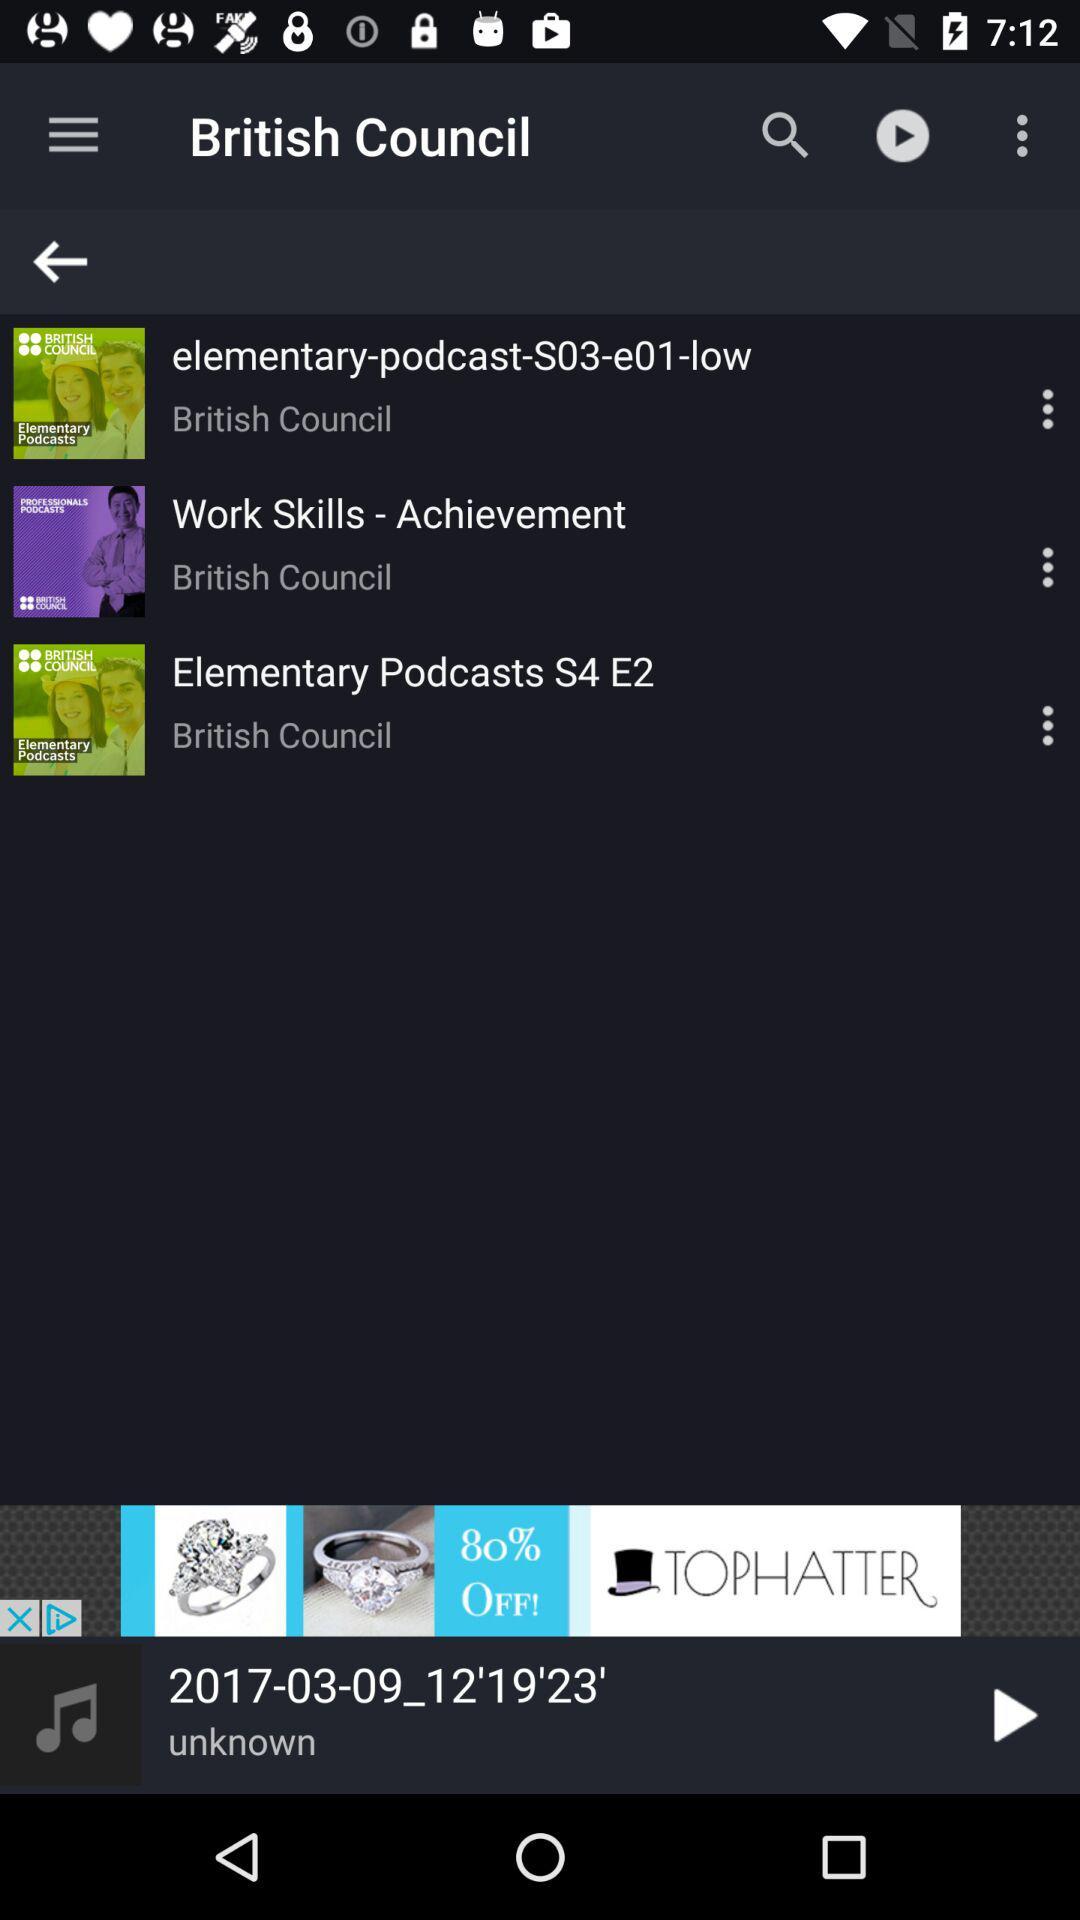 This screenshot has width=1080, height=1920. I want to click on options, so click(1013, 709).